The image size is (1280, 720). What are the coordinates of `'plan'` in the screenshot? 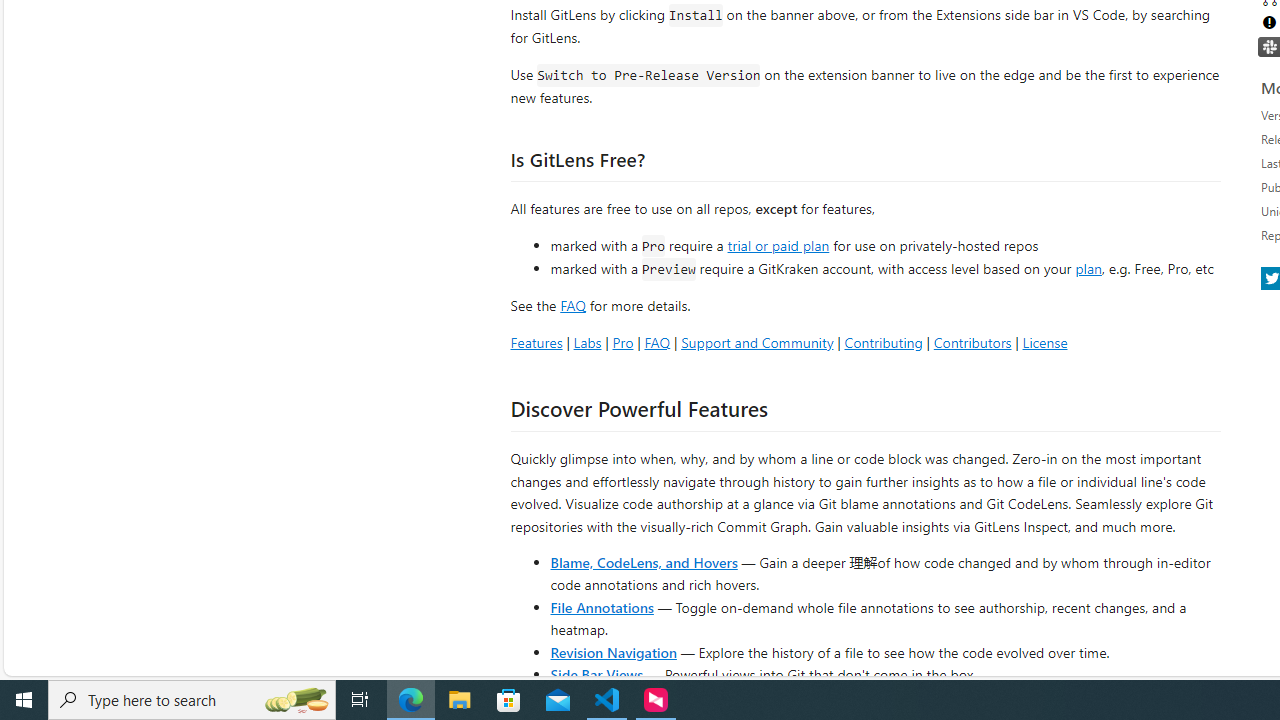 It's located at (1087, 268).